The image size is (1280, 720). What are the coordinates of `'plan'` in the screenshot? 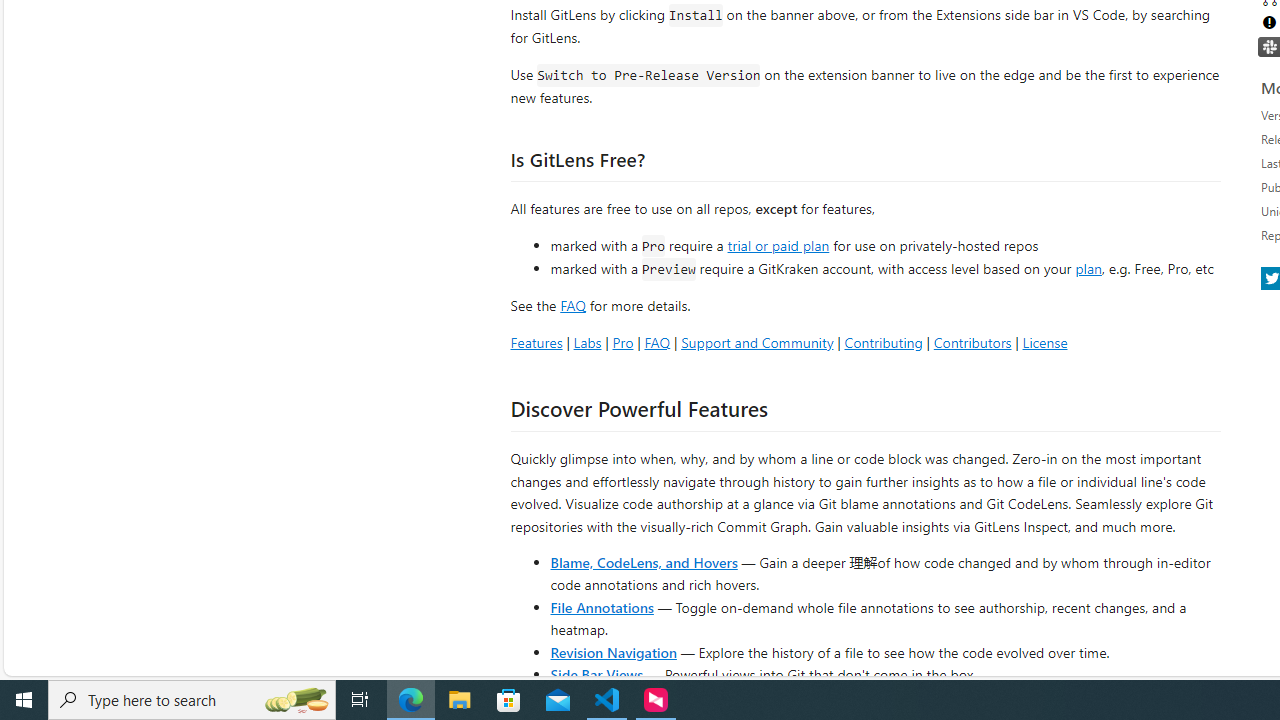 It's located at (1087, 268).